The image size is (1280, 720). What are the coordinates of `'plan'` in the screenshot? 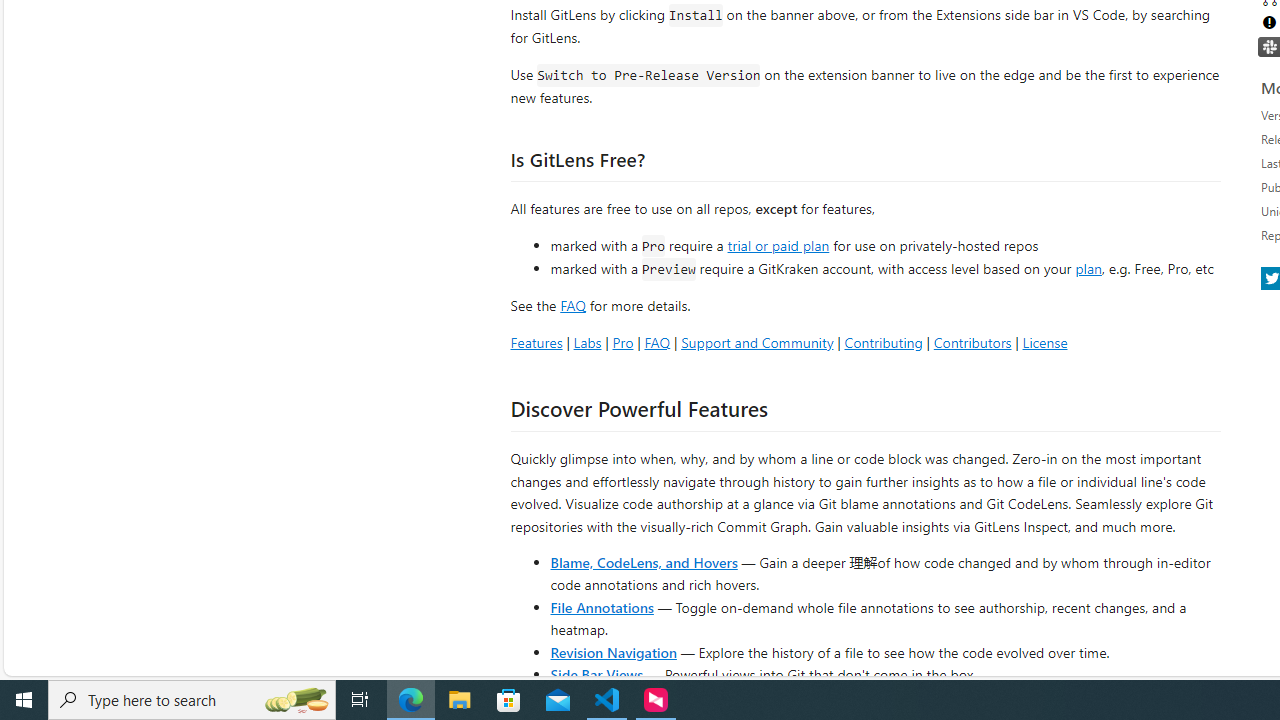 It's located at (1087, 268).